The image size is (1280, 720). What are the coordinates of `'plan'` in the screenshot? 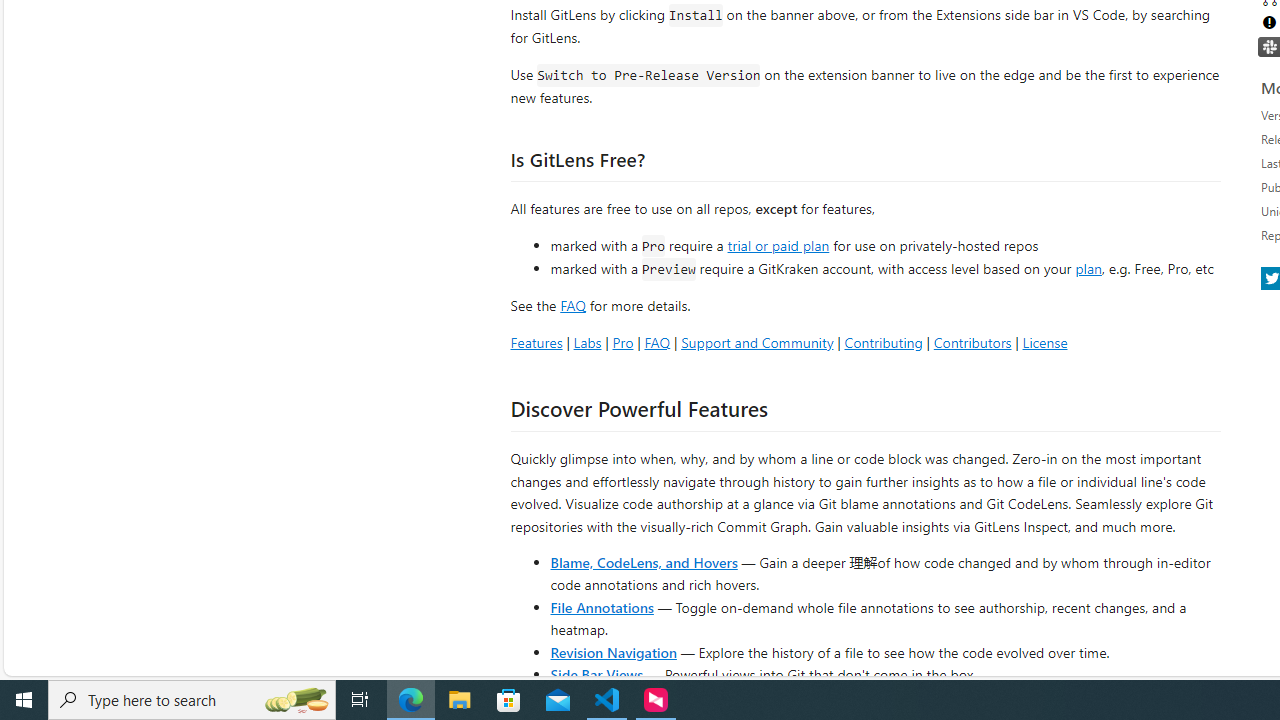 It's located at (1087, 268).